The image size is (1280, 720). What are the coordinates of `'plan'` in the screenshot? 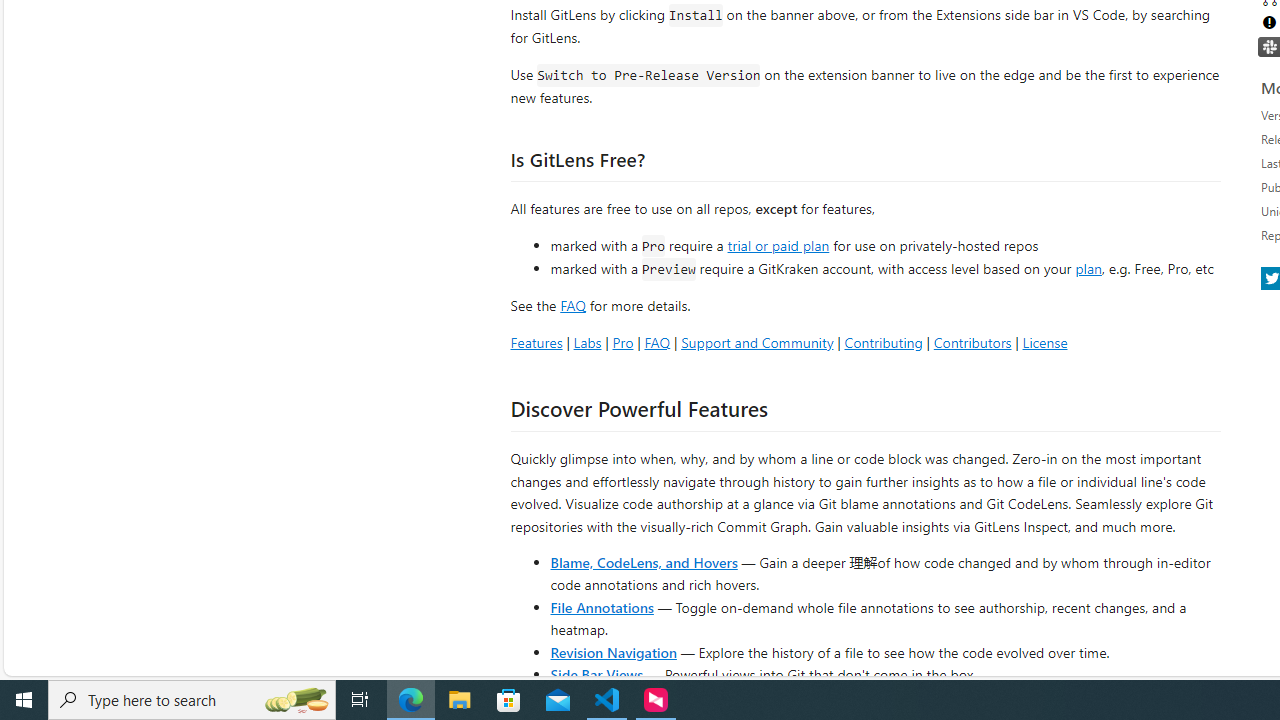 It's located at (1087, 268).